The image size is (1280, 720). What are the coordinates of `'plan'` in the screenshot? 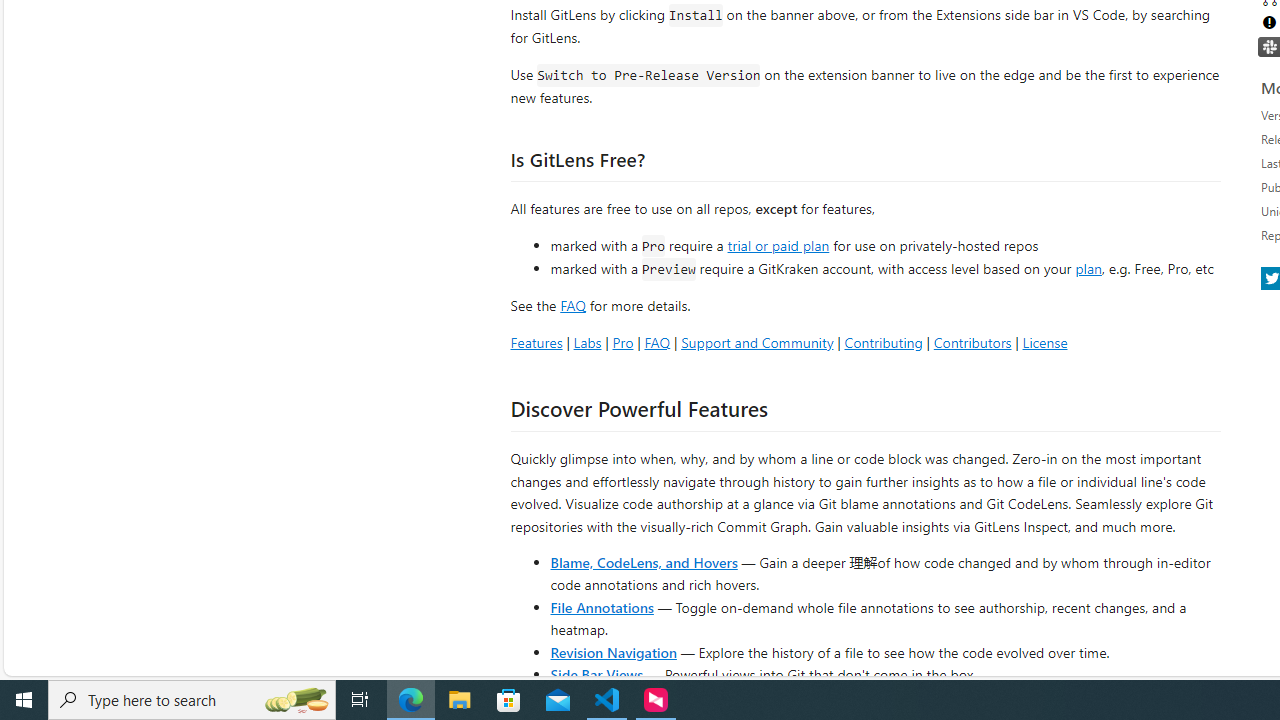 It's located at (1087, 268).